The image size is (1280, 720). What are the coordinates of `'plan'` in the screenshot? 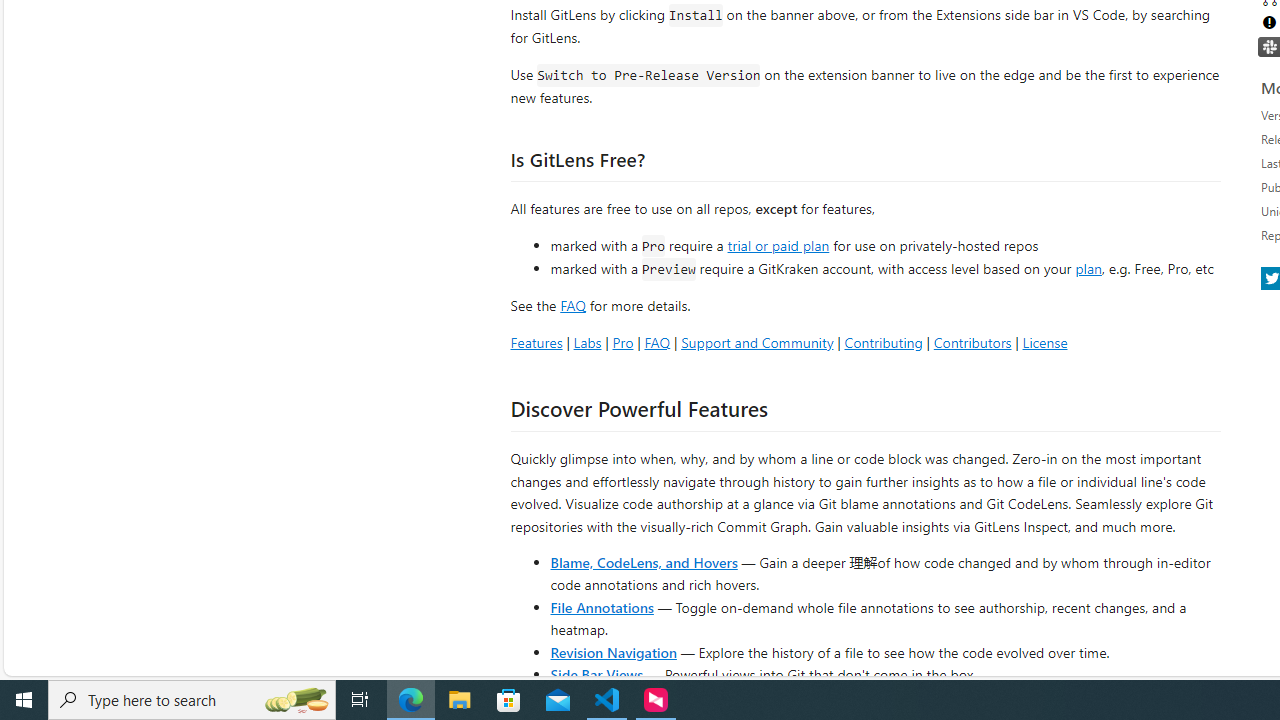 It's located at (1087, 268).